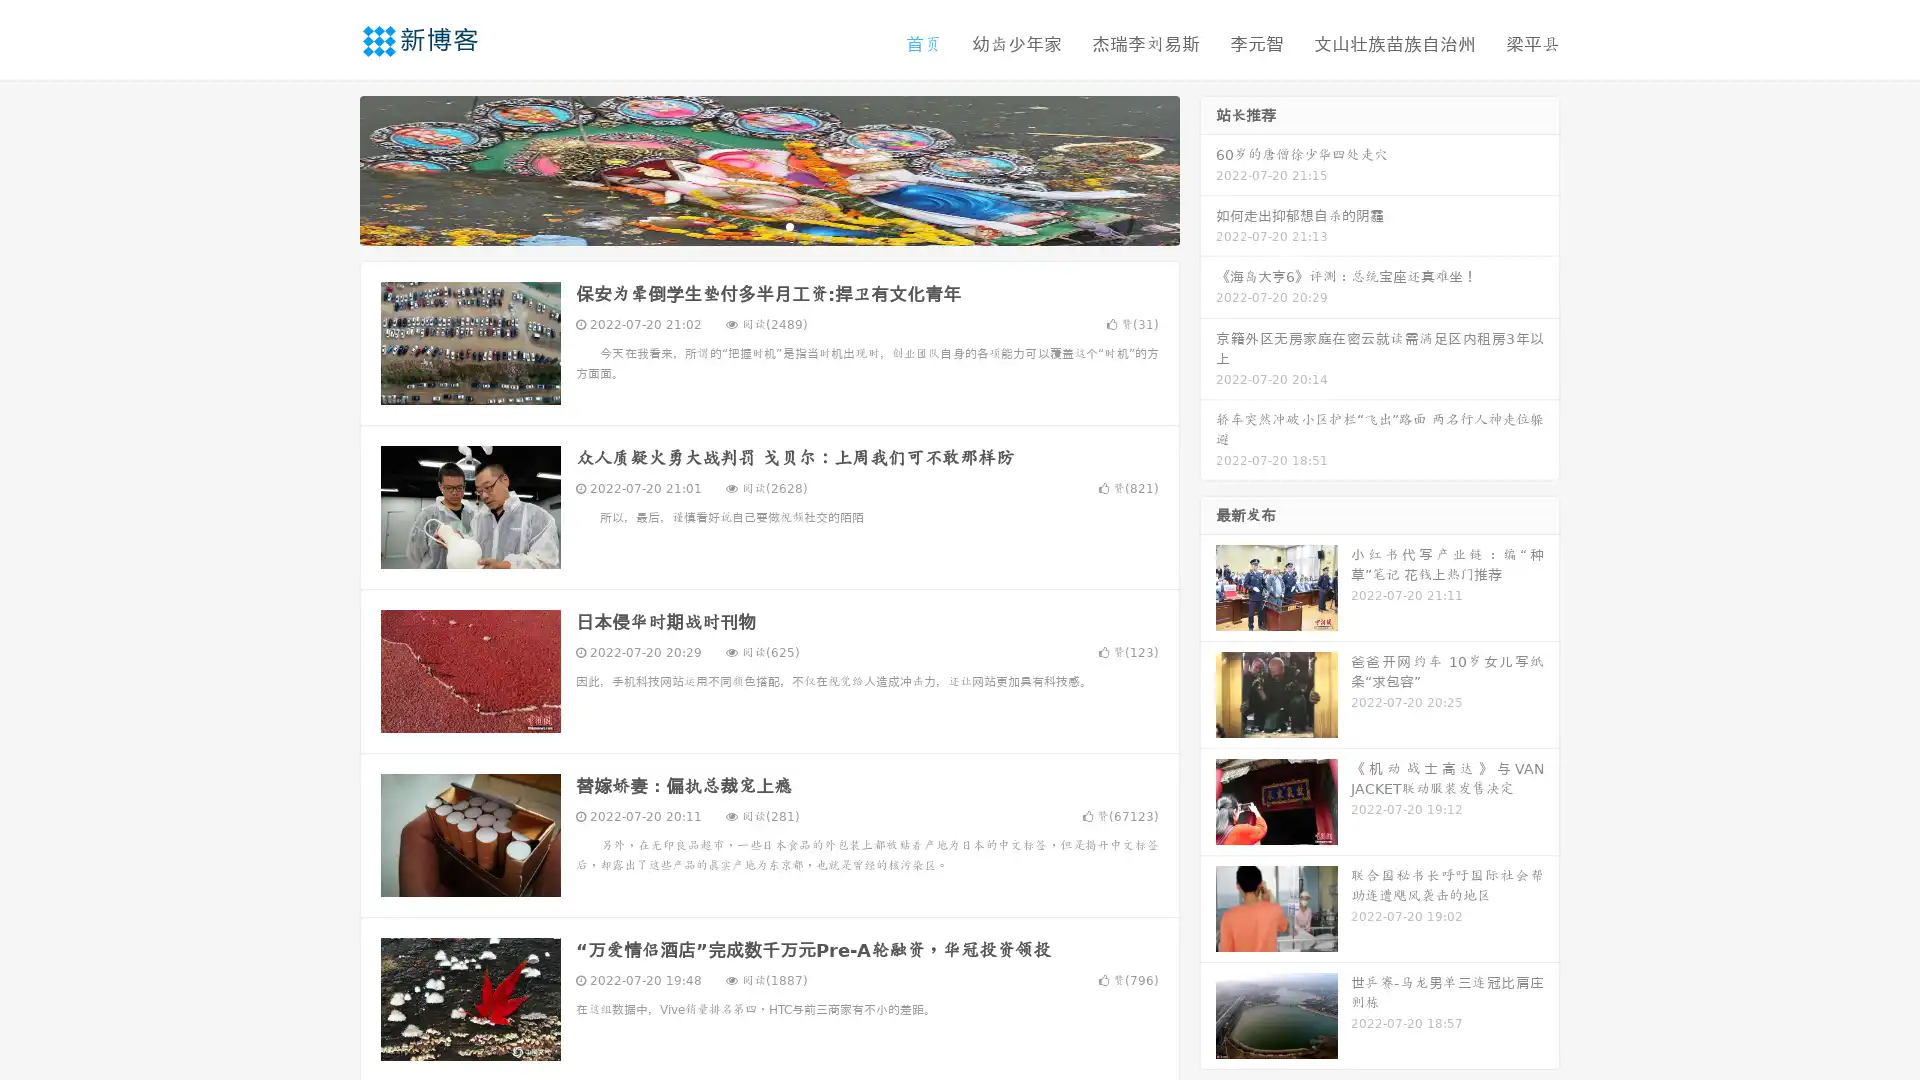 This screenshot has width=1920, height=1080. What do you see at coordinates (330, 168) in the screenshot?
I see `Previous slide` at bounding box center [330, 168].